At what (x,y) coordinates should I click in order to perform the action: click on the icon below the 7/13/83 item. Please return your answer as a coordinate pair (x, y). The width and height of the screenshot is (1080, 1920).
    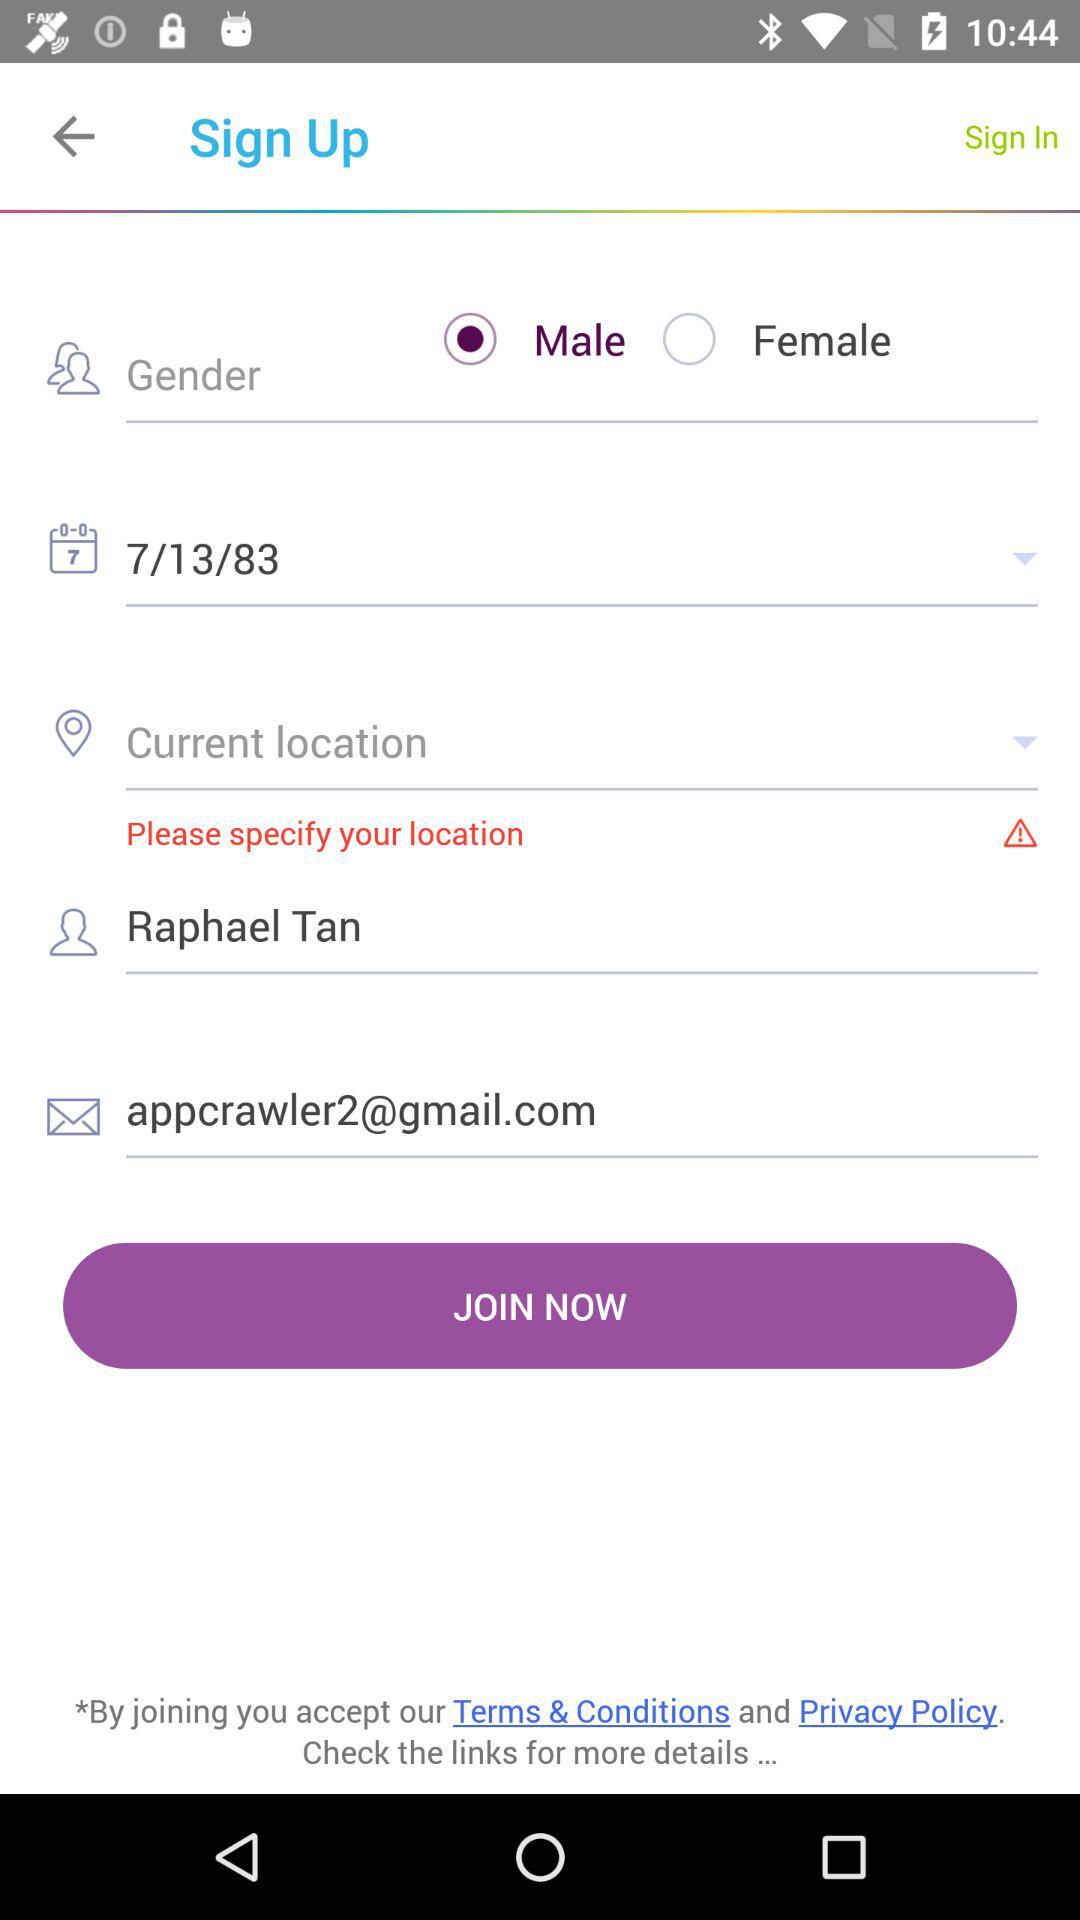
    Looking at the image, I should click on (582, 739).